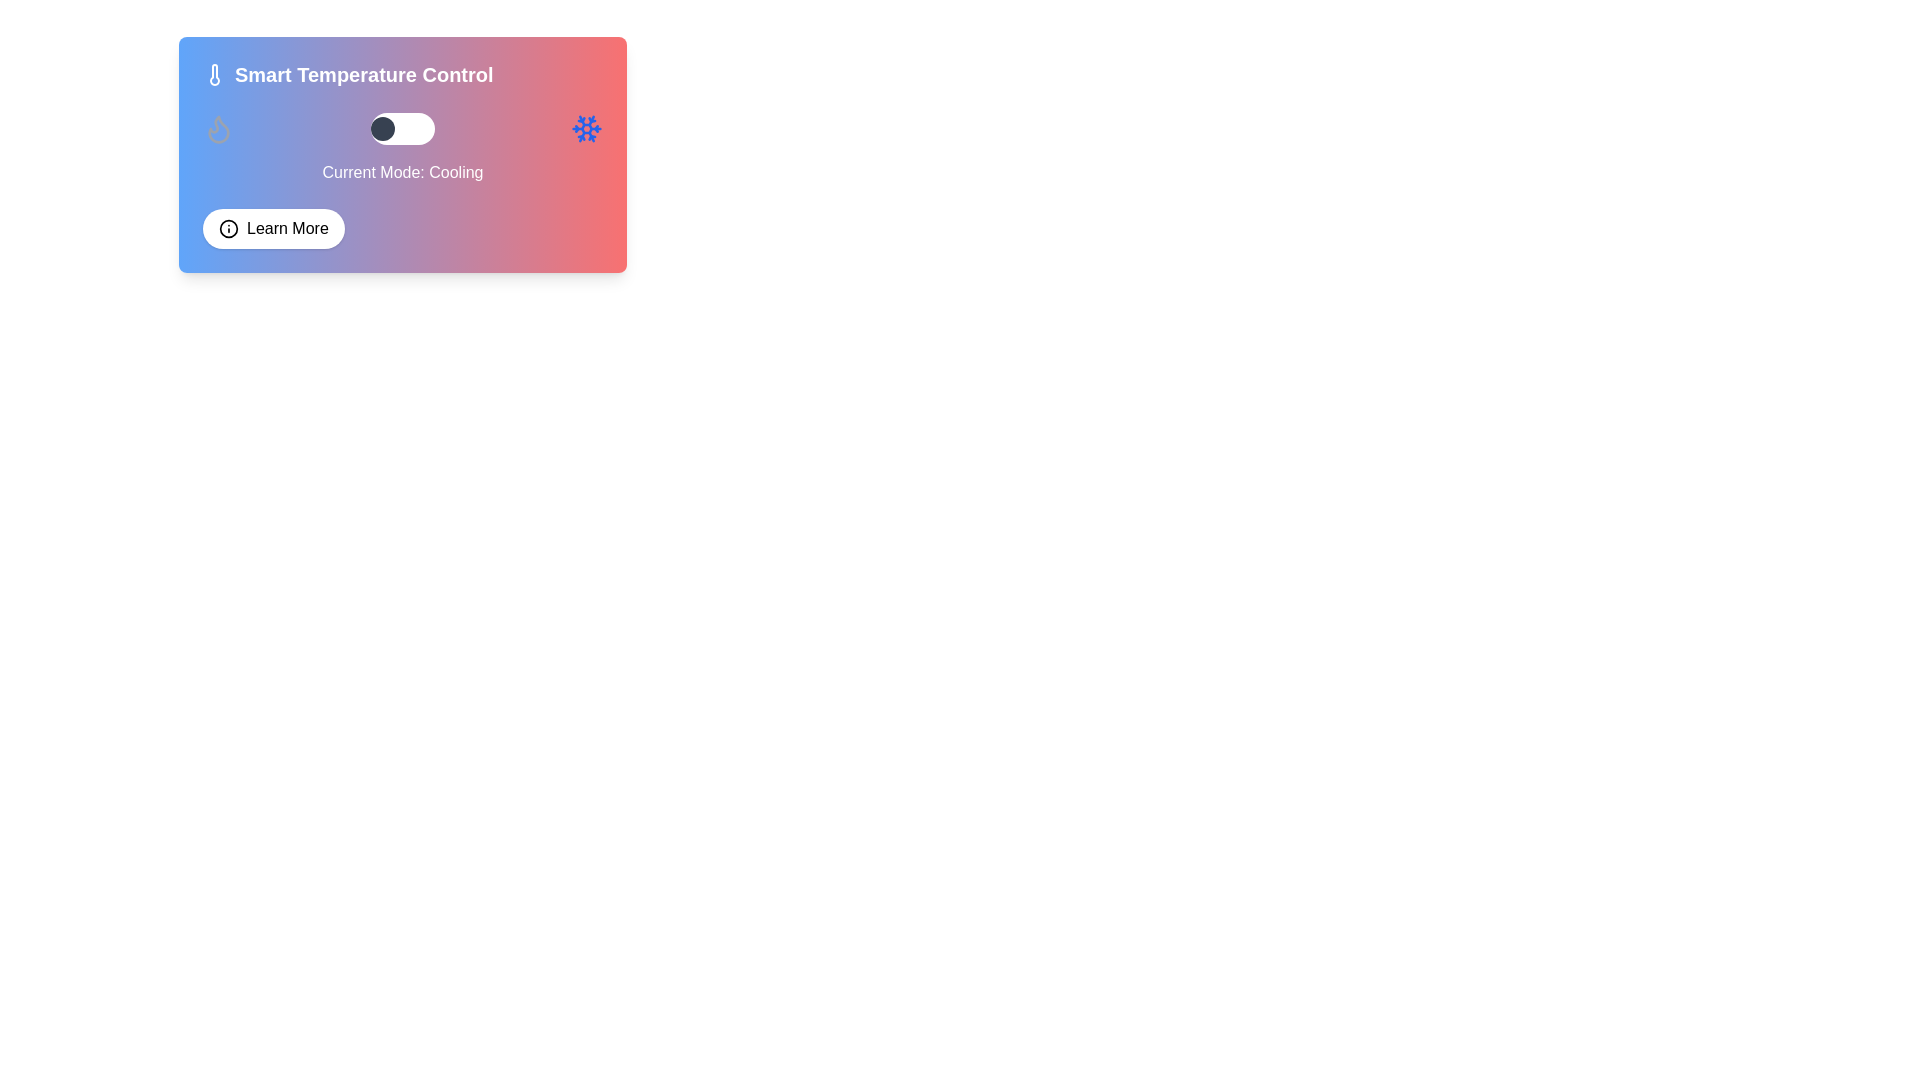 The width and height of the screenshot is (1920, 1080). What do you see at coordinates (581, 135) in the screenshot?
I see `the bottom-left branch of the blue snowflake icon in the Smart Temperature Control interface` at bounding box center [581, 135].